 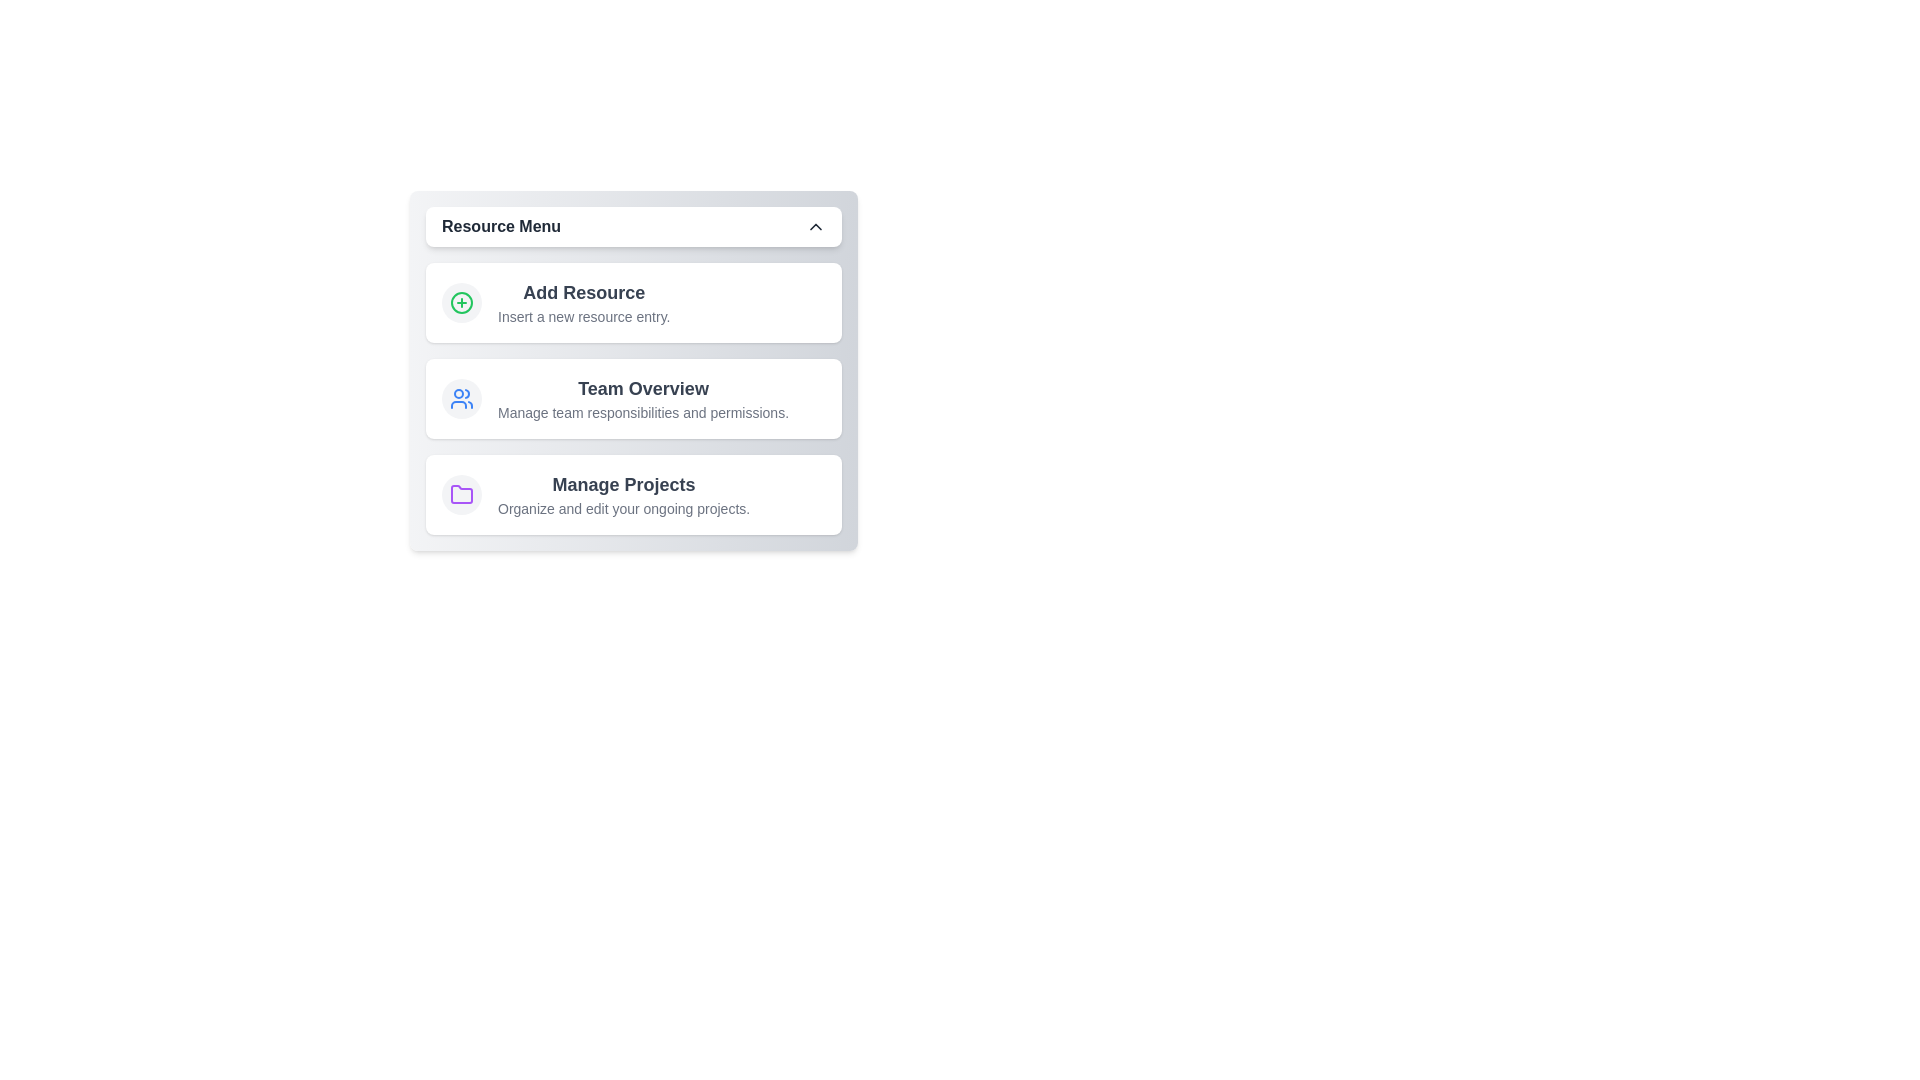 What do you see at coordinates (632, 226) in the screenshot?
I see `the toggle button to collapse the menu` at bounding box center [632, 226].